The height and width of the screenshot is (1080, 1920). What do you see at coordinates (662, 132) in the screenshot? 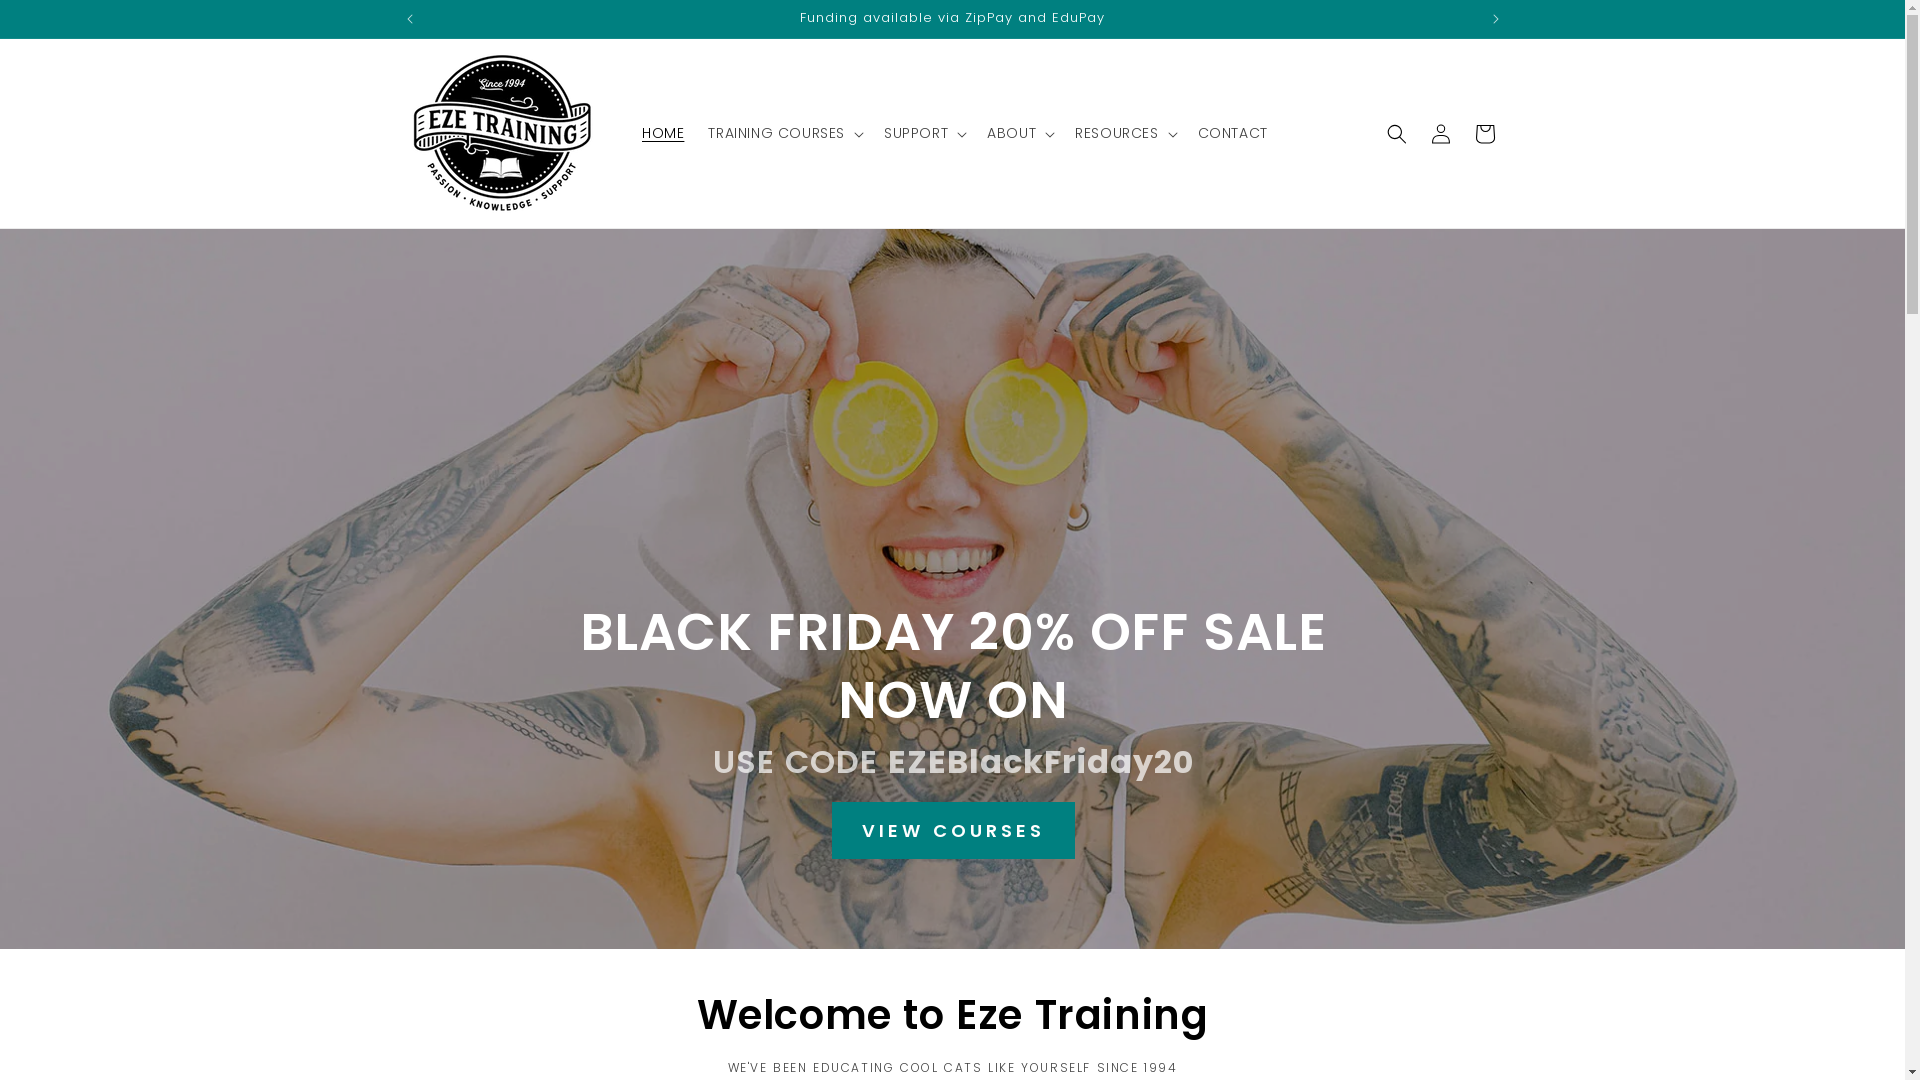
I see `'HOME'` at bounding box center [662, 132].